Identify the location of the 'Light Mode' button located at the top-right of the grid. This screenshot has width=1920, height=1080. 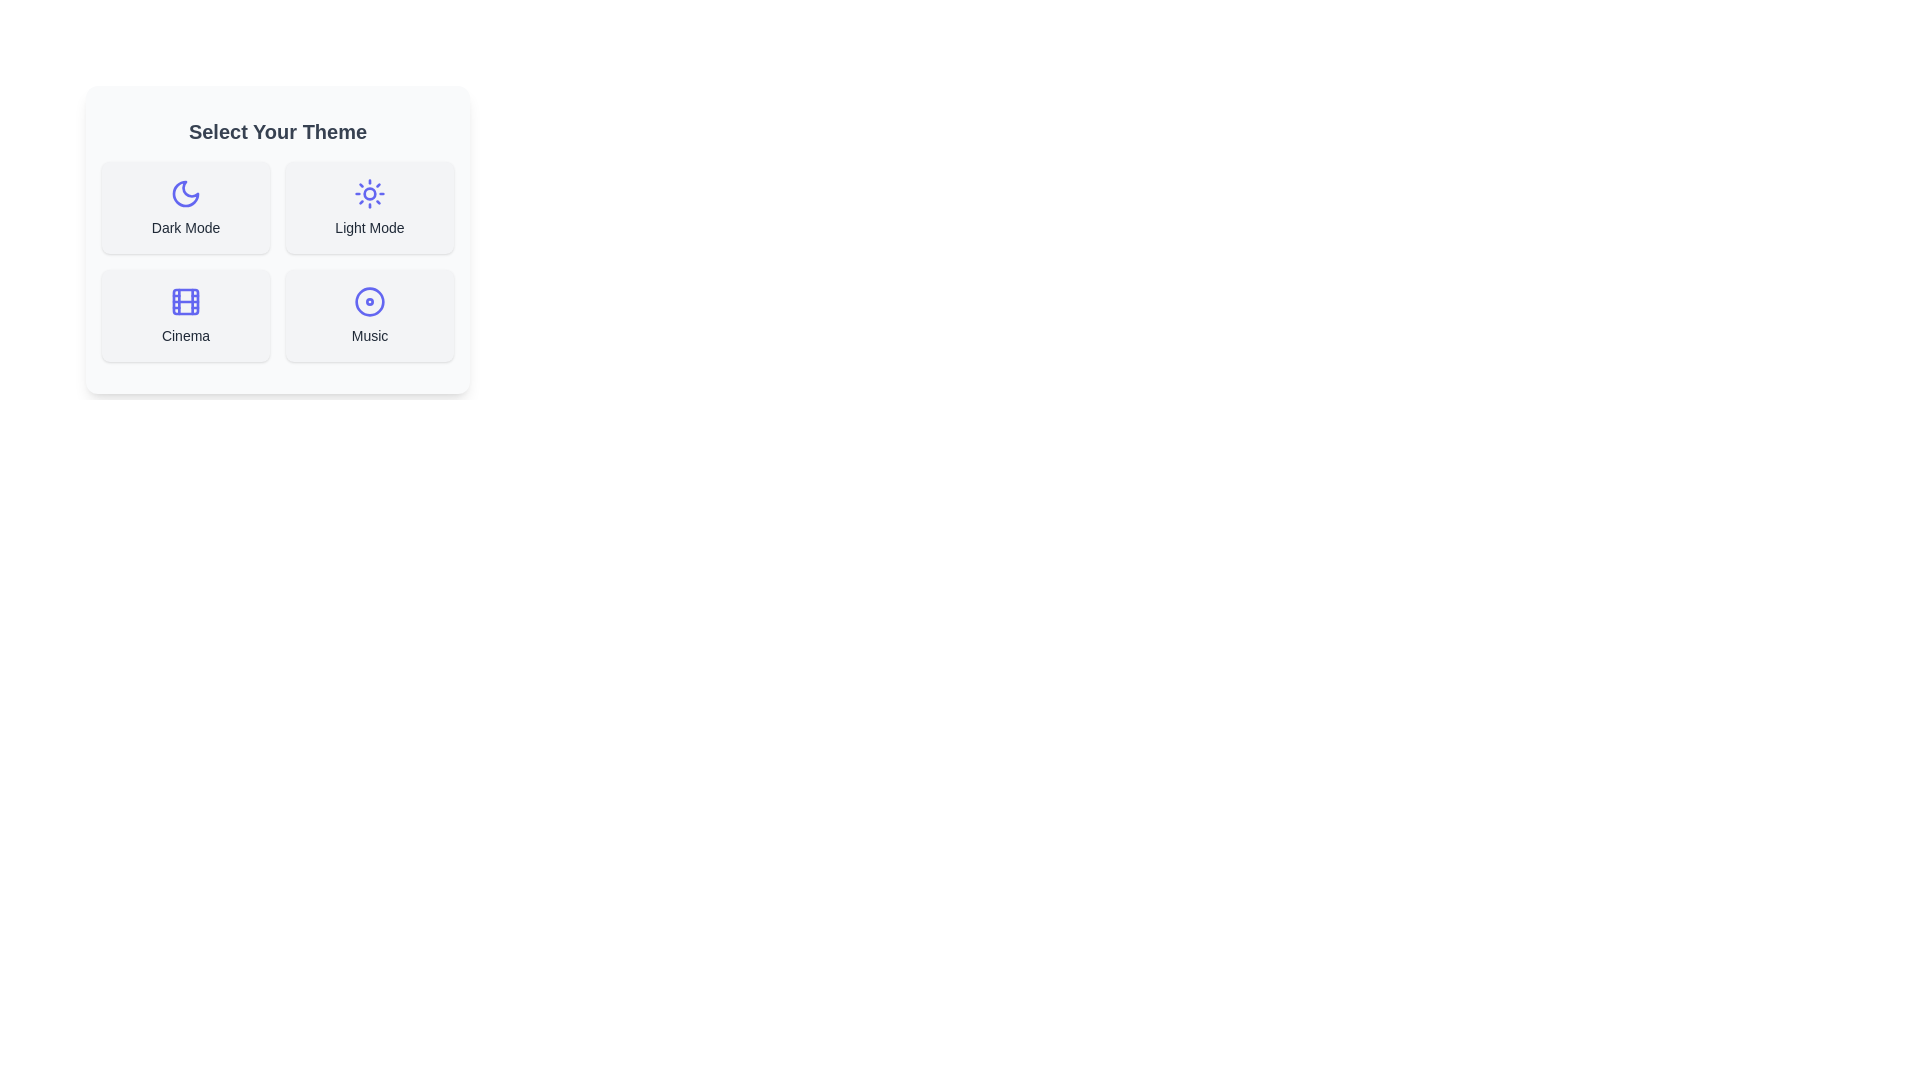
(369, 208).